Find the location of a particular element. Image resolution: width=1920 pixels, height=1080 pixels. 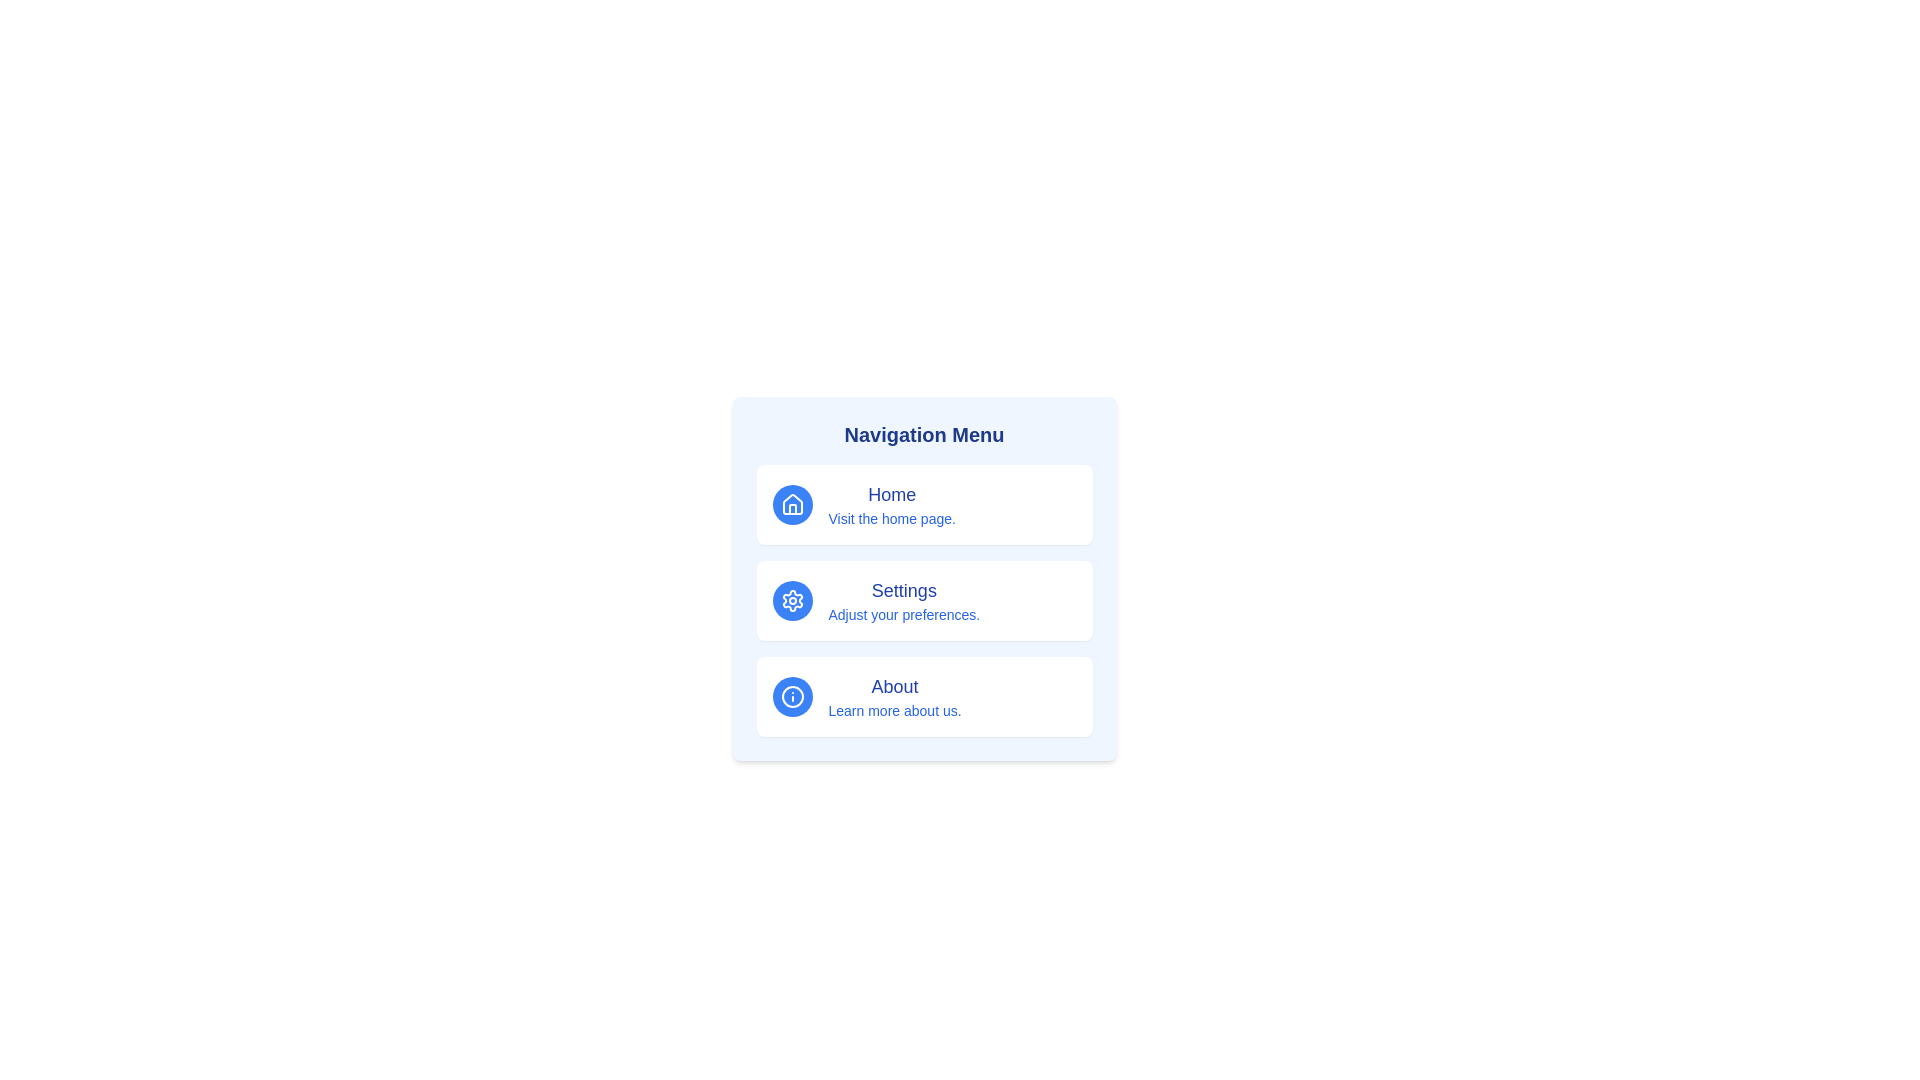

the 'About' button which features a blue circular icon with an 'i' symbol and two lines of text, to read its description is located at coordinates (923, 696).